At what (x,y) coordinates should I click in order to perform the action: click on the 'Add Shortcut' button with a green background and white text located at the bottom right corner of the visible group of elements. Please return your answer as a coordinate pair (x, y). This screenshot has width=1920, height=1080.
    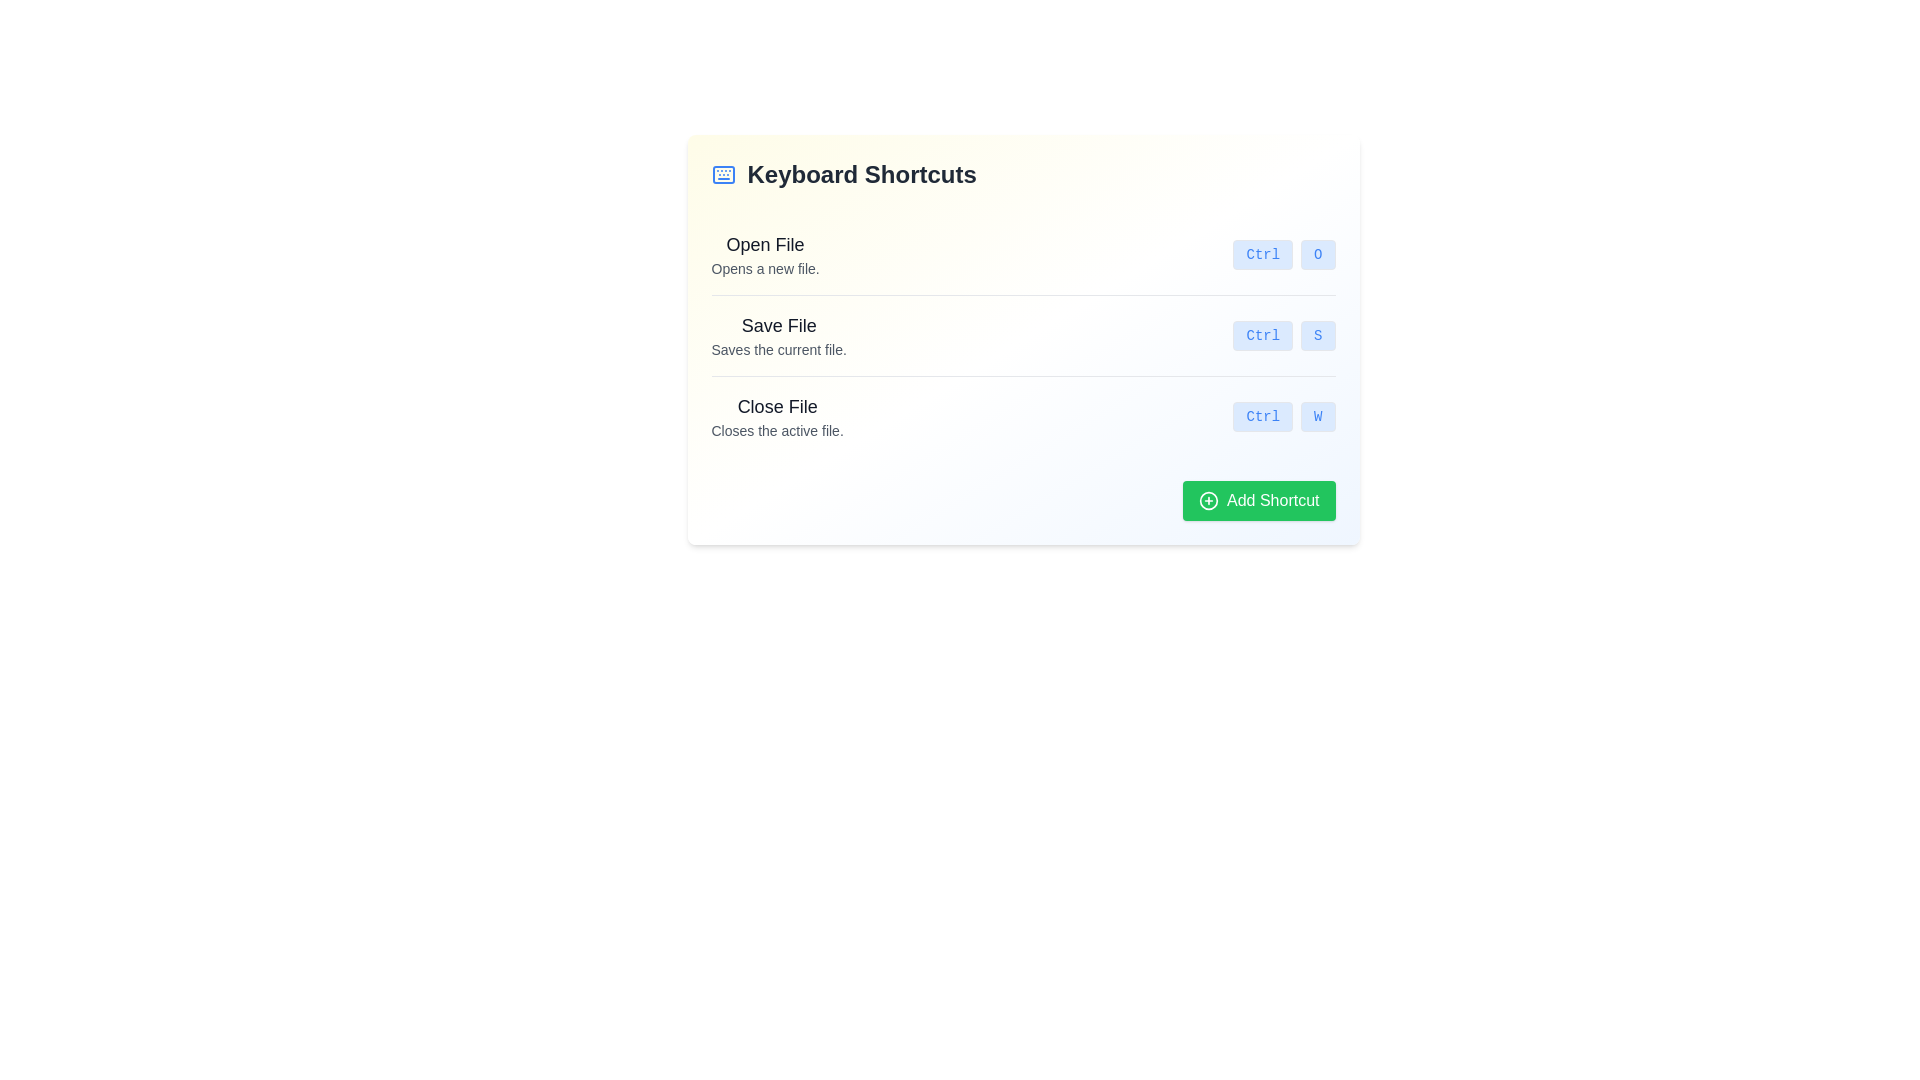
    Looking at the image, I should click on (1258, 500).